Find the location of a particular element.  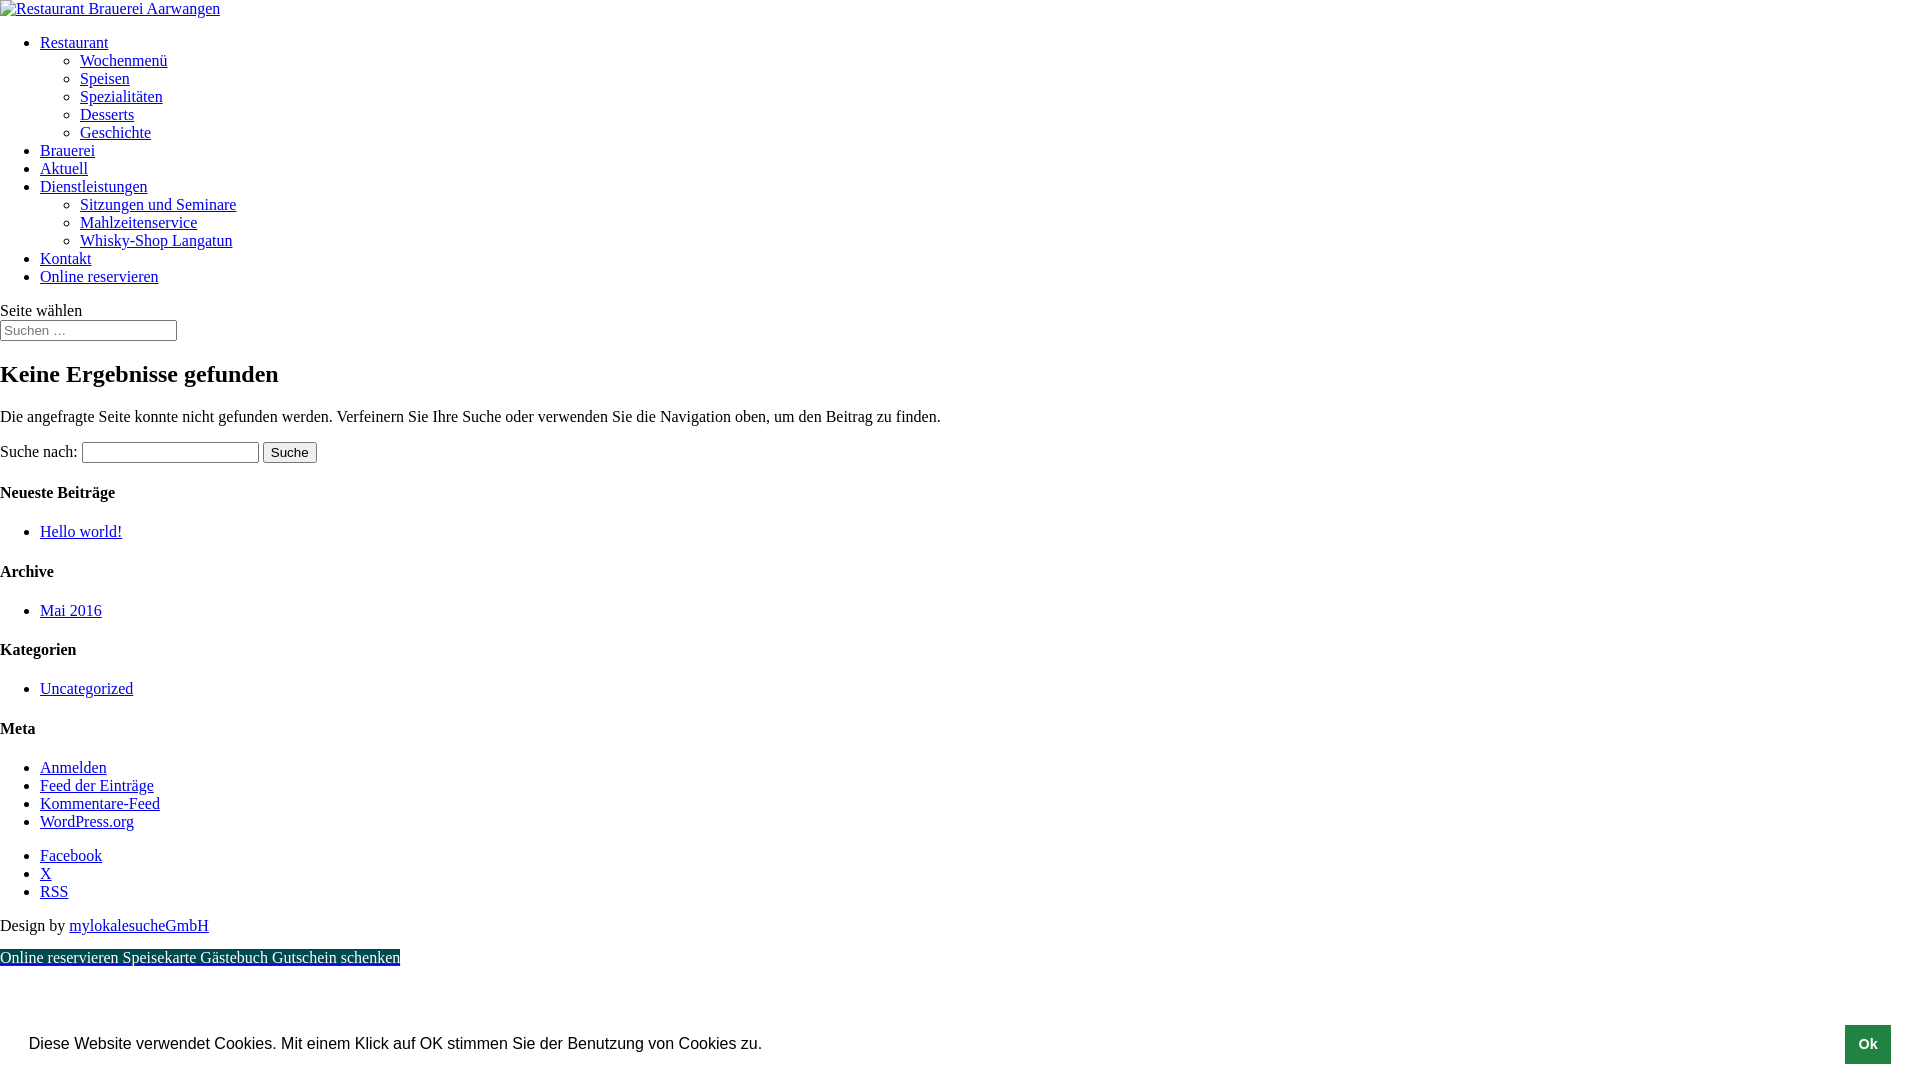

'Suchen nach:' is located at coordinates (87, 329).